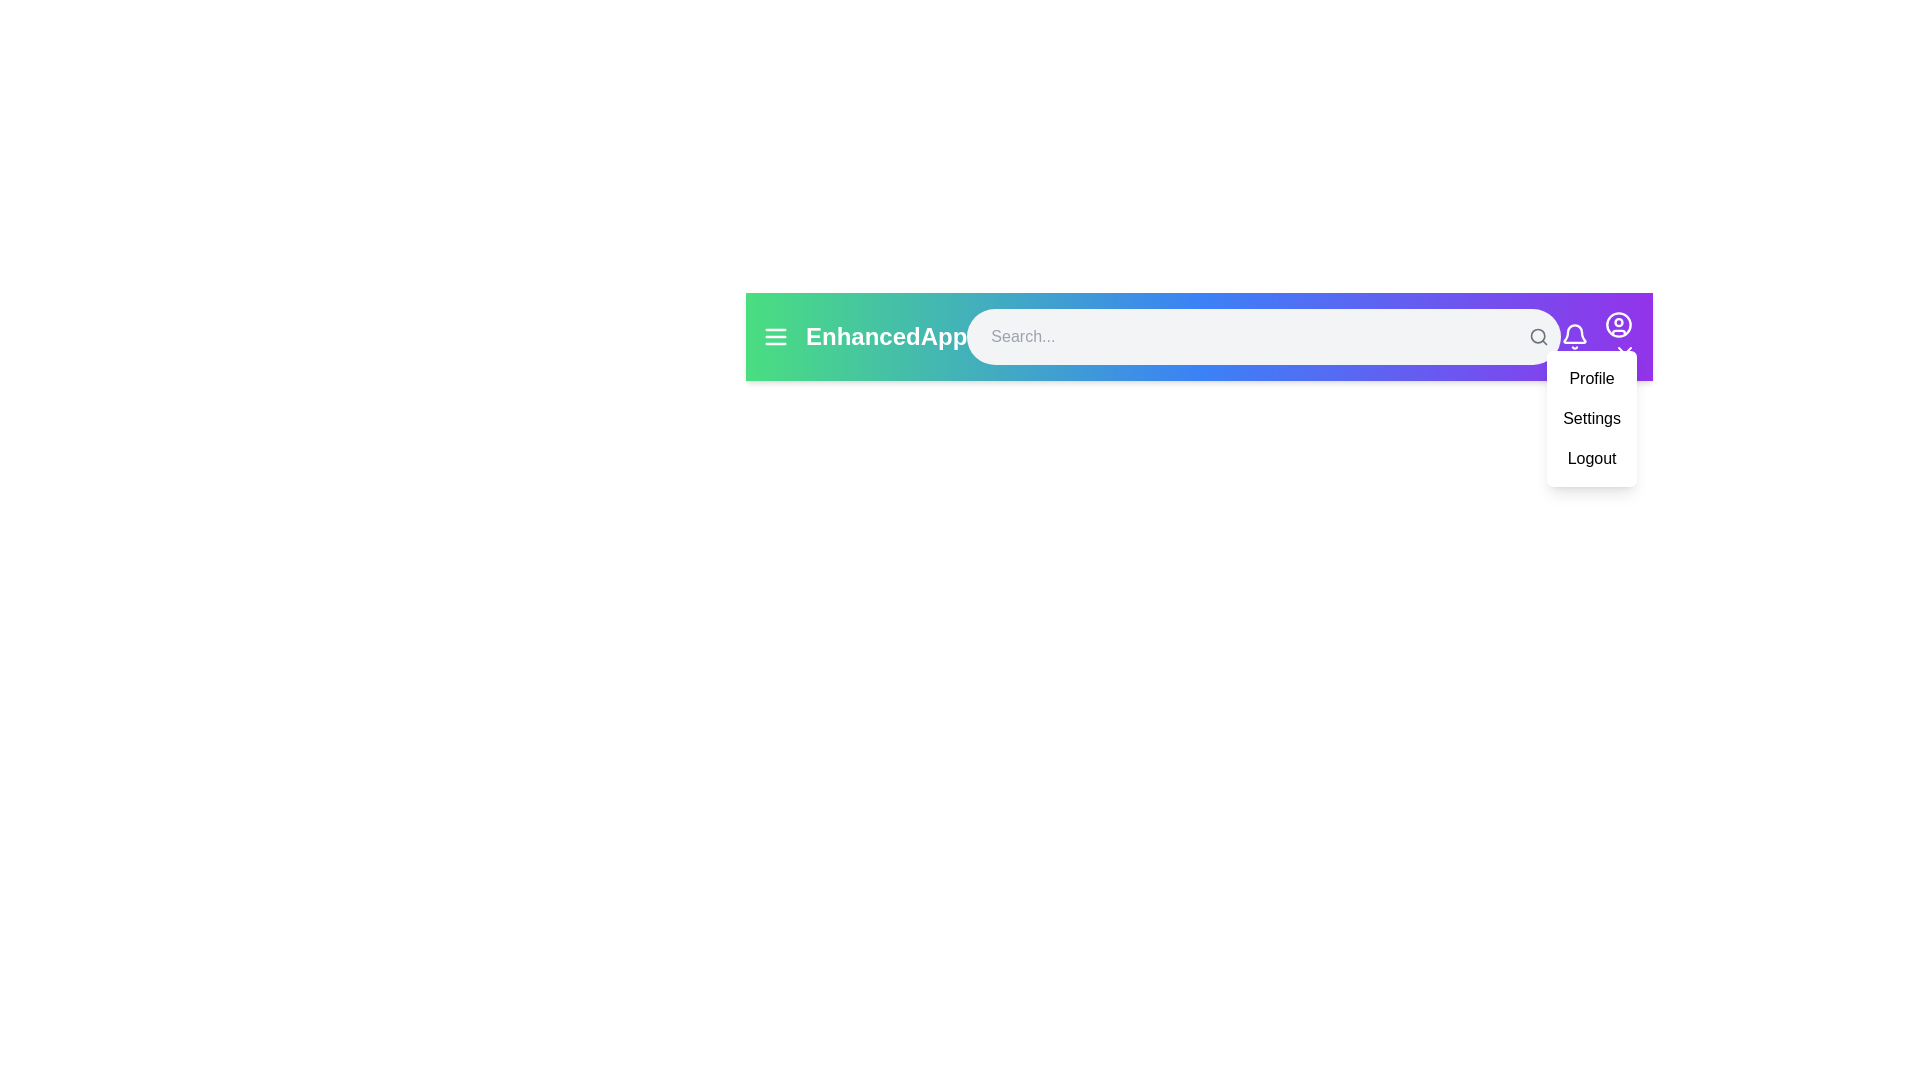  I want to click on the Logout option from the user menu, so click(1591, 459).